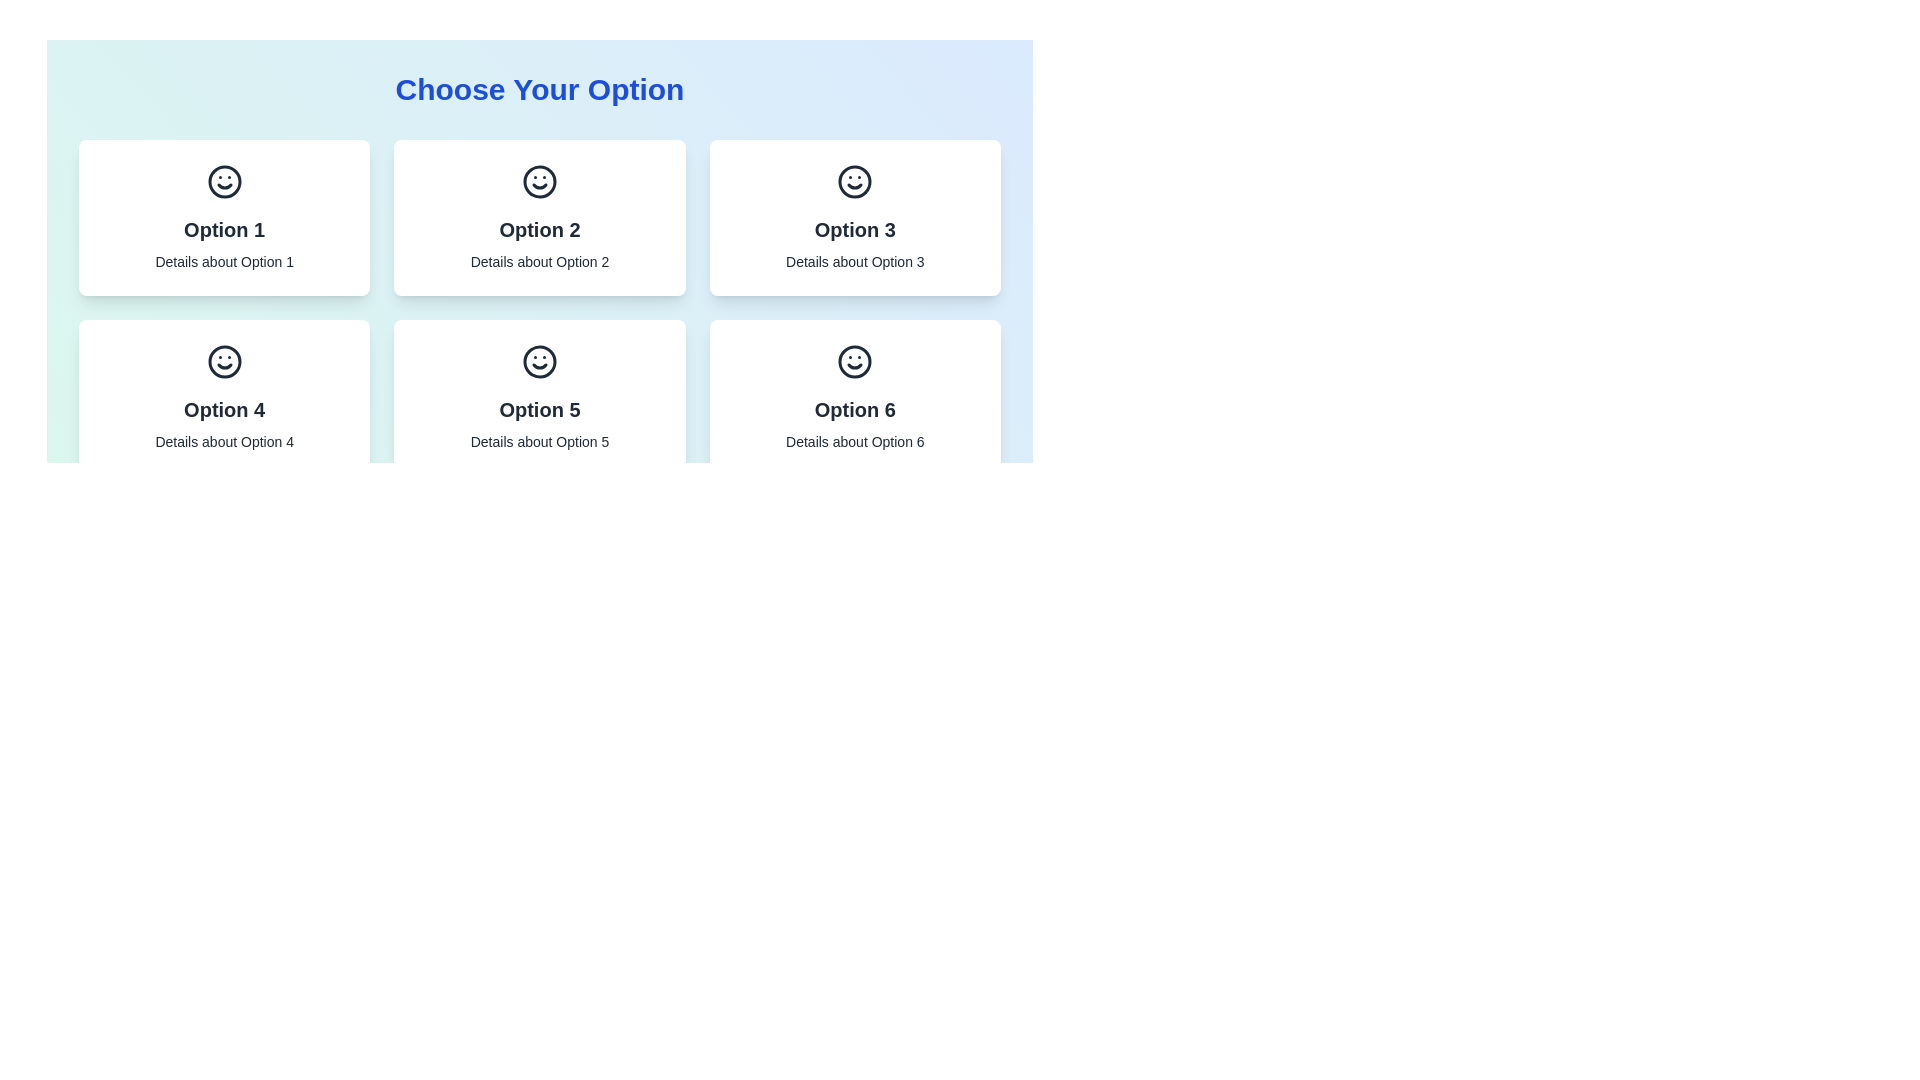 This screenshot has height=1080, width=1920. What do you see at coordinates (539, 362) in the screenshot?
I see `the graphical icon (SVG circle with a smiley face) representing 'Option 5', located in the lower row, middle column of the grid layout` at bounding box center [539, 362].